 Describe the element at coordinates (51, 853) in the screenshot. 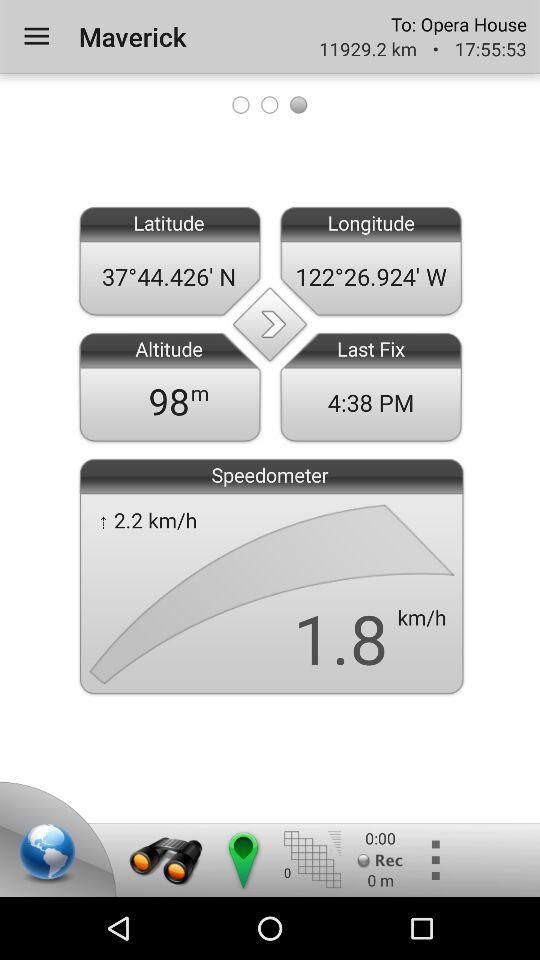

I see `location on map` at that location.